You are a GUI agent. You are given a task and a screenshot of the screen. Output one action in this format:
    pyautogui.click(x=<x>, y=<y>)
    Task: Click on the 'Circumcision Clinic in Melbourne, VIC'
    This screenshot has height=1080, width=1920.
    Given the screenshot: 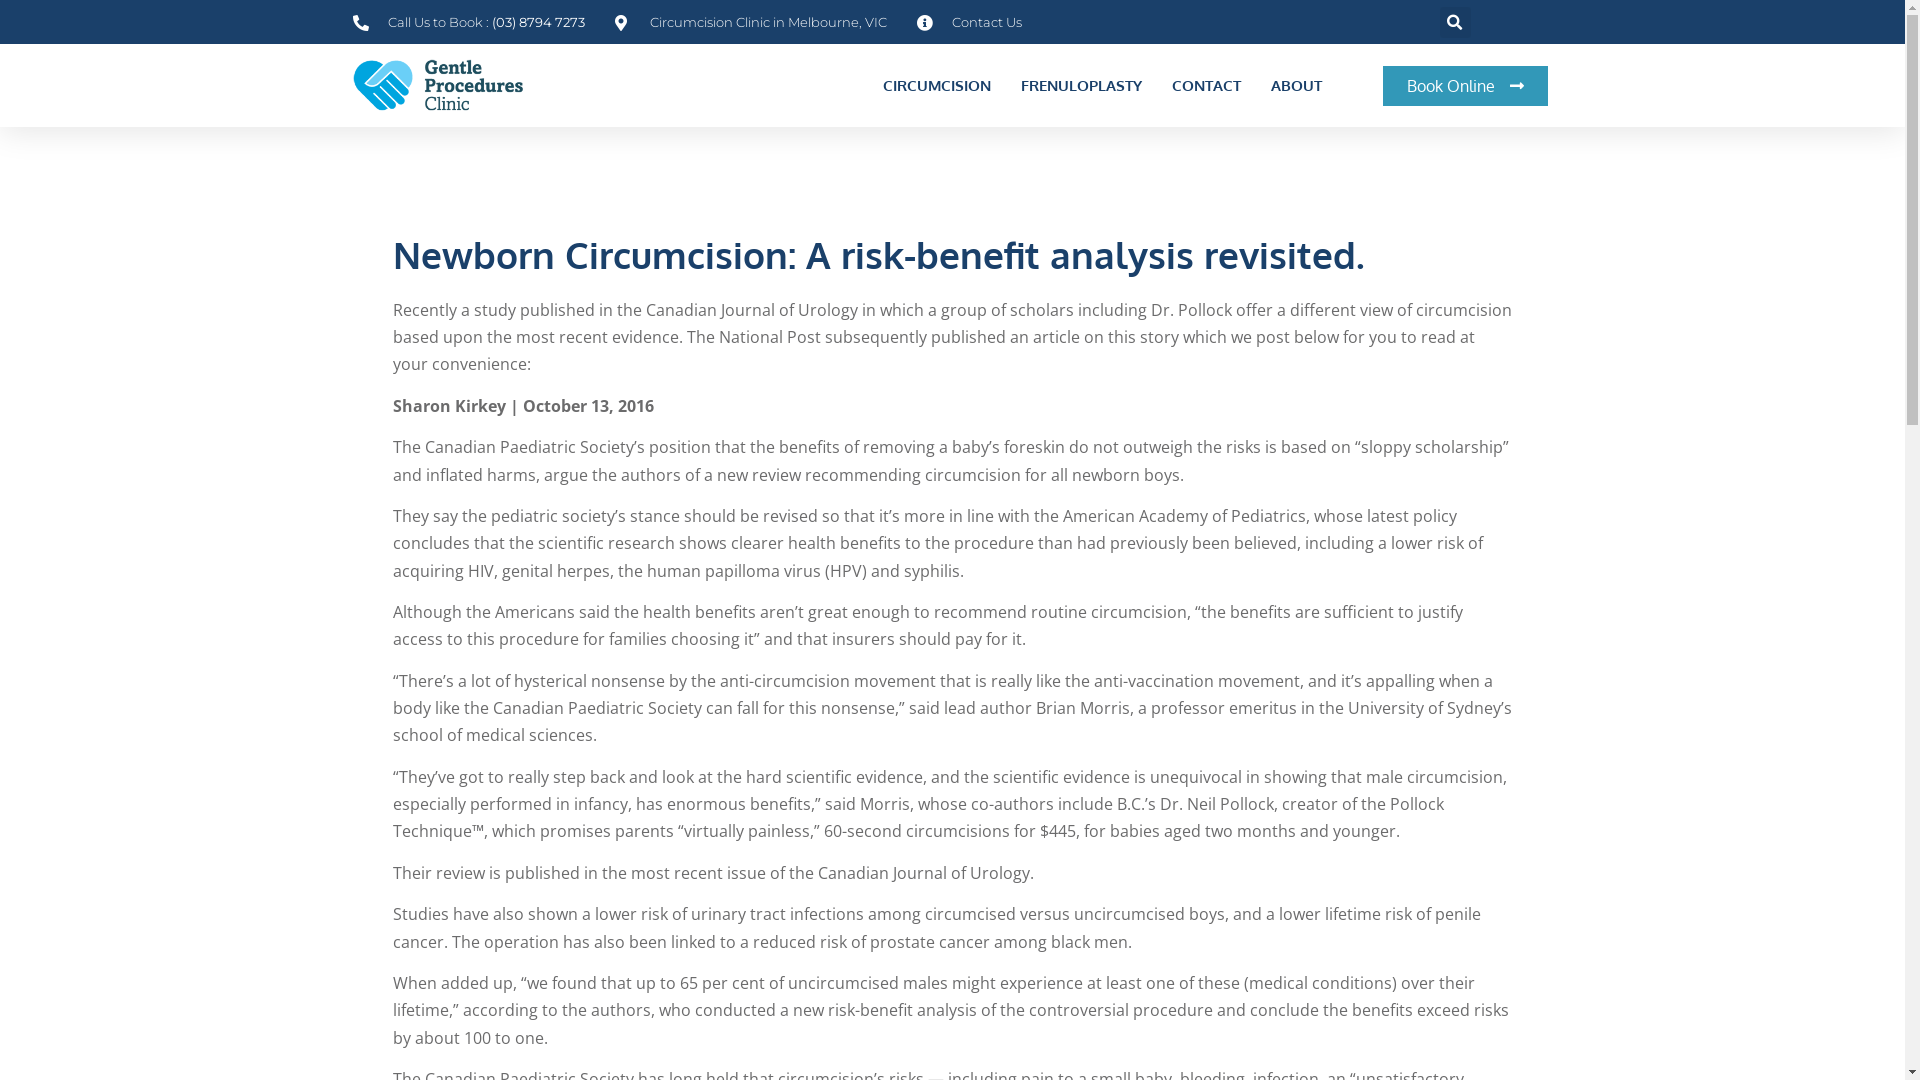 What is the action you would take?
    pyautogui.click(x=748, y=22)
    